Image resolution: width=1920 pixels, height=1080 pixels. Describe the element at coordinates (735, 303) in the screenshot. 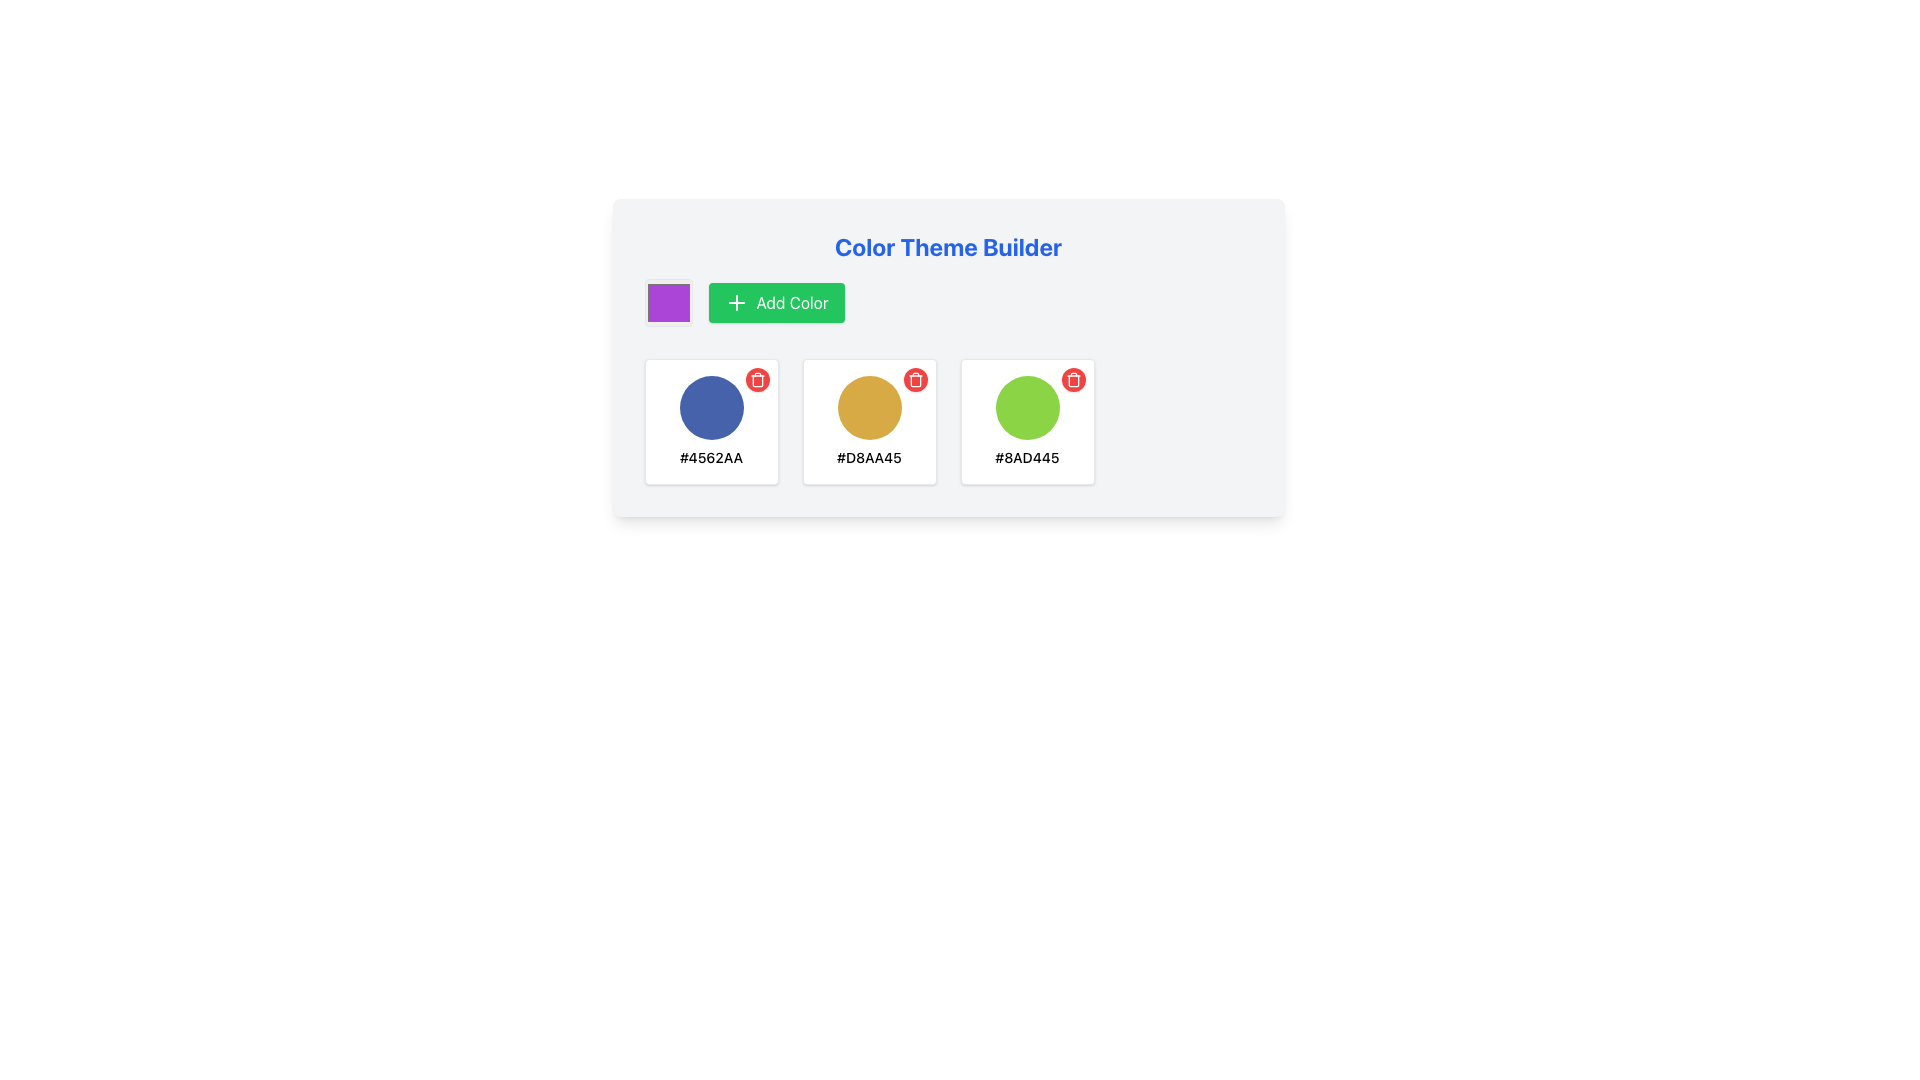

I see `the small green circular button with a white plus icon, which is centered within the larger green rectangular button labeled 'Add Color' in the toolbar at the top of the color picker interface` at that location.